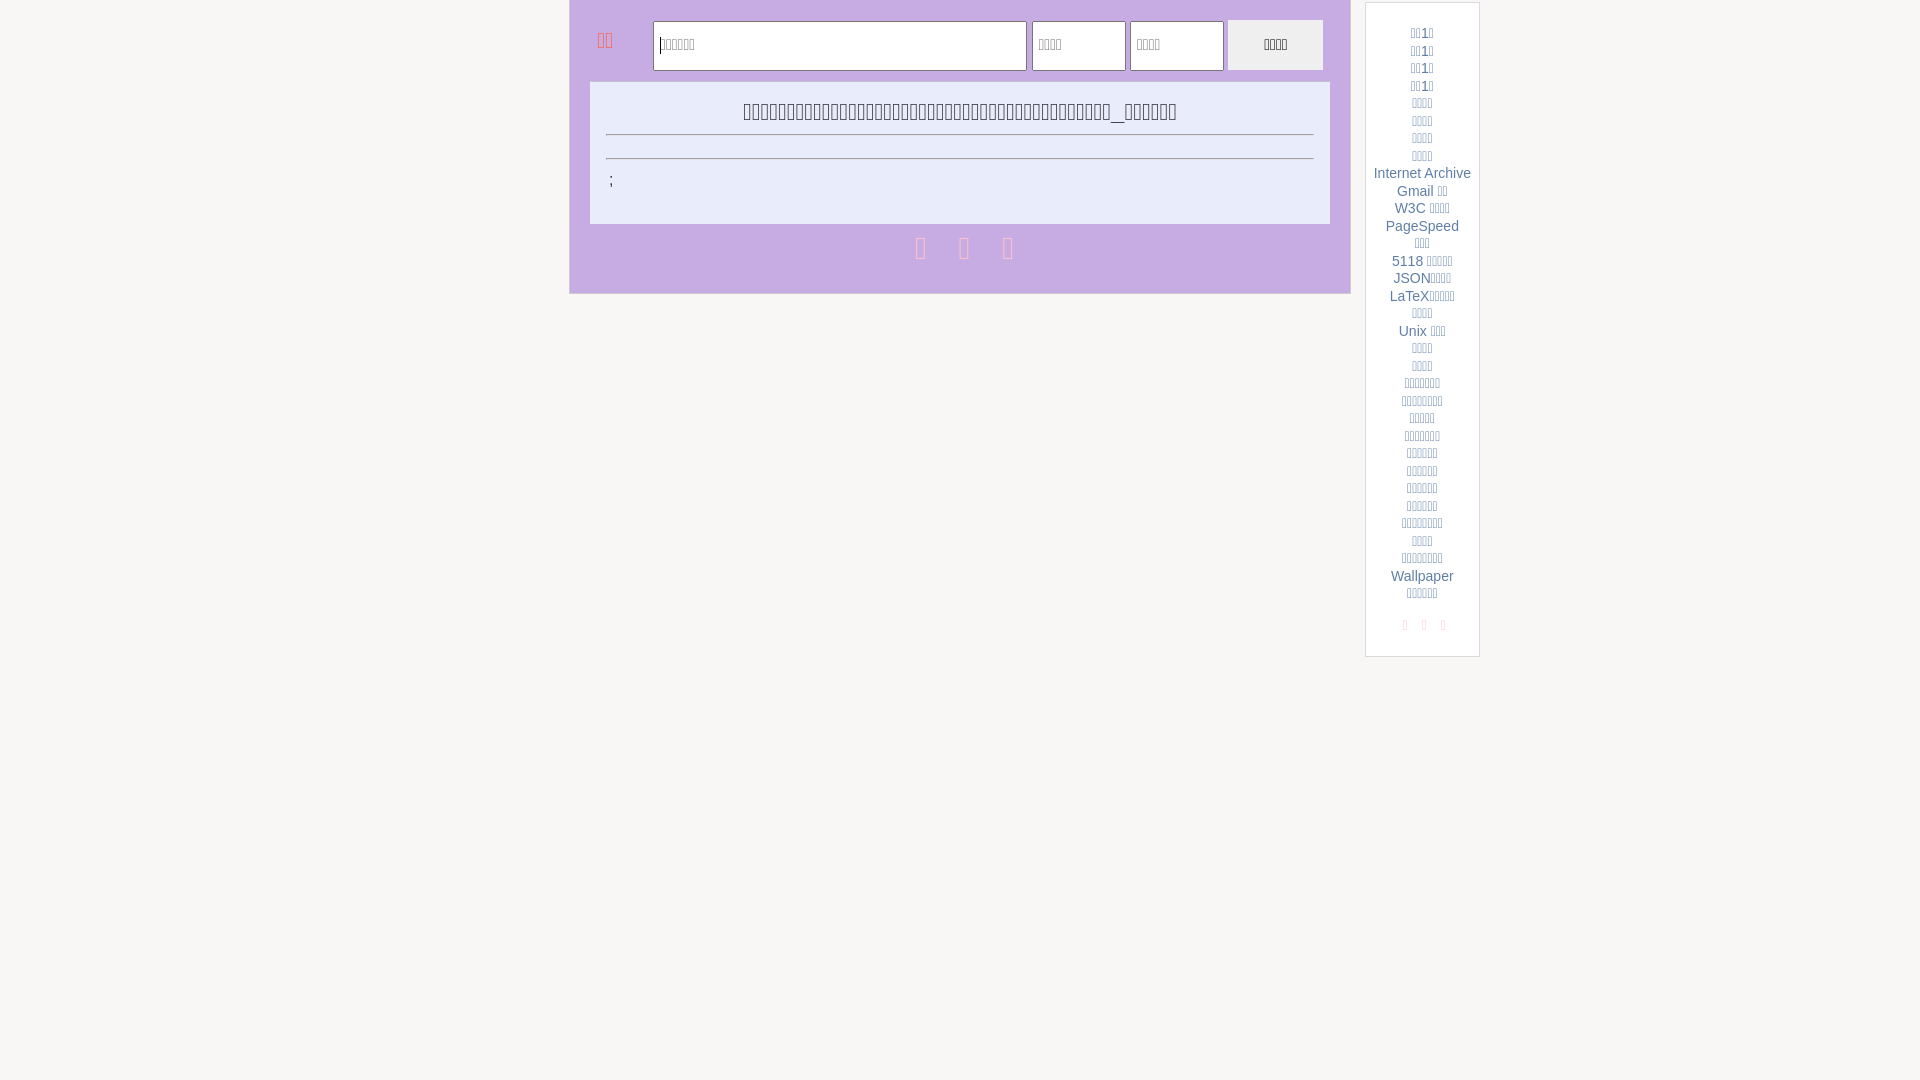  Describe the element at coordinates (1385, 225) in the screenshot. I see `'PageSpeed'` at that location.